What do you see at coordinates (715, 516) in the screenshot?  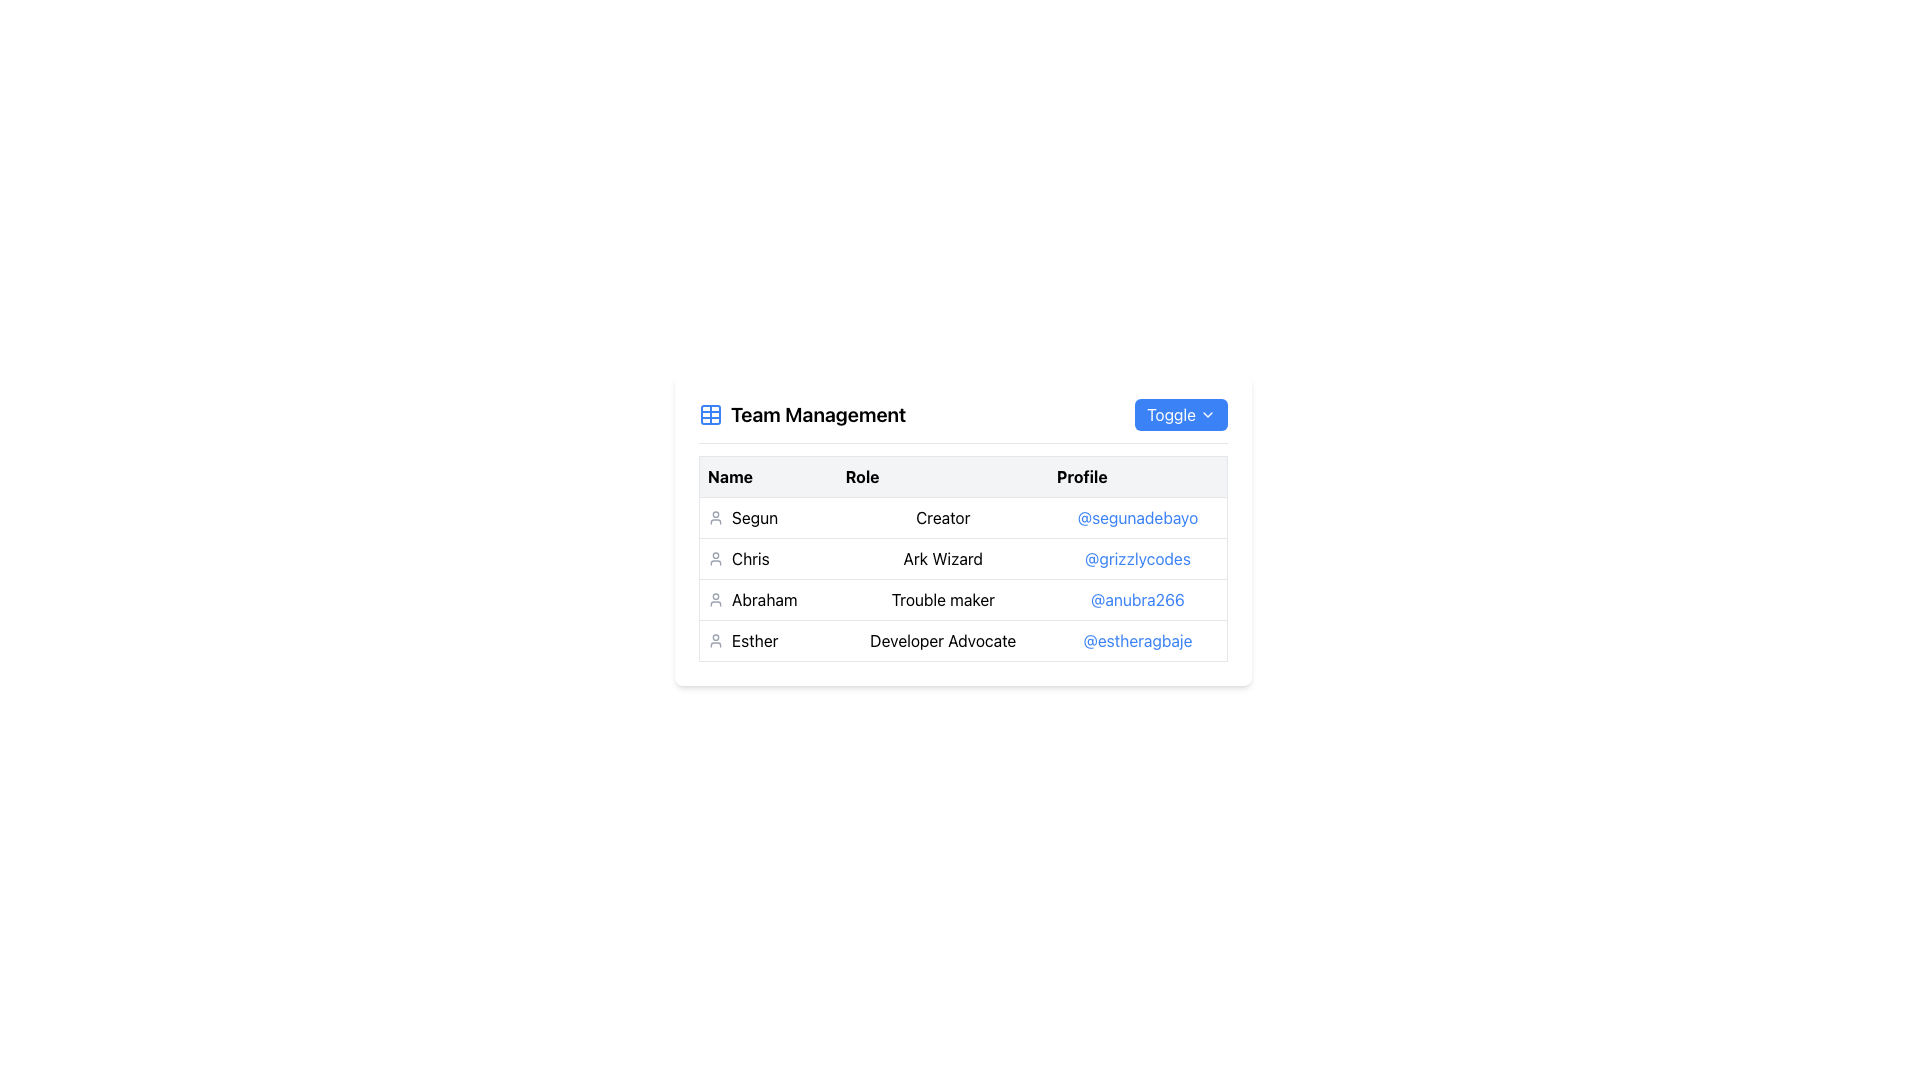 I see `the user icon representing 'Segun' in the 'Team Management' table to interact with it` at bounding box center [715, 516].